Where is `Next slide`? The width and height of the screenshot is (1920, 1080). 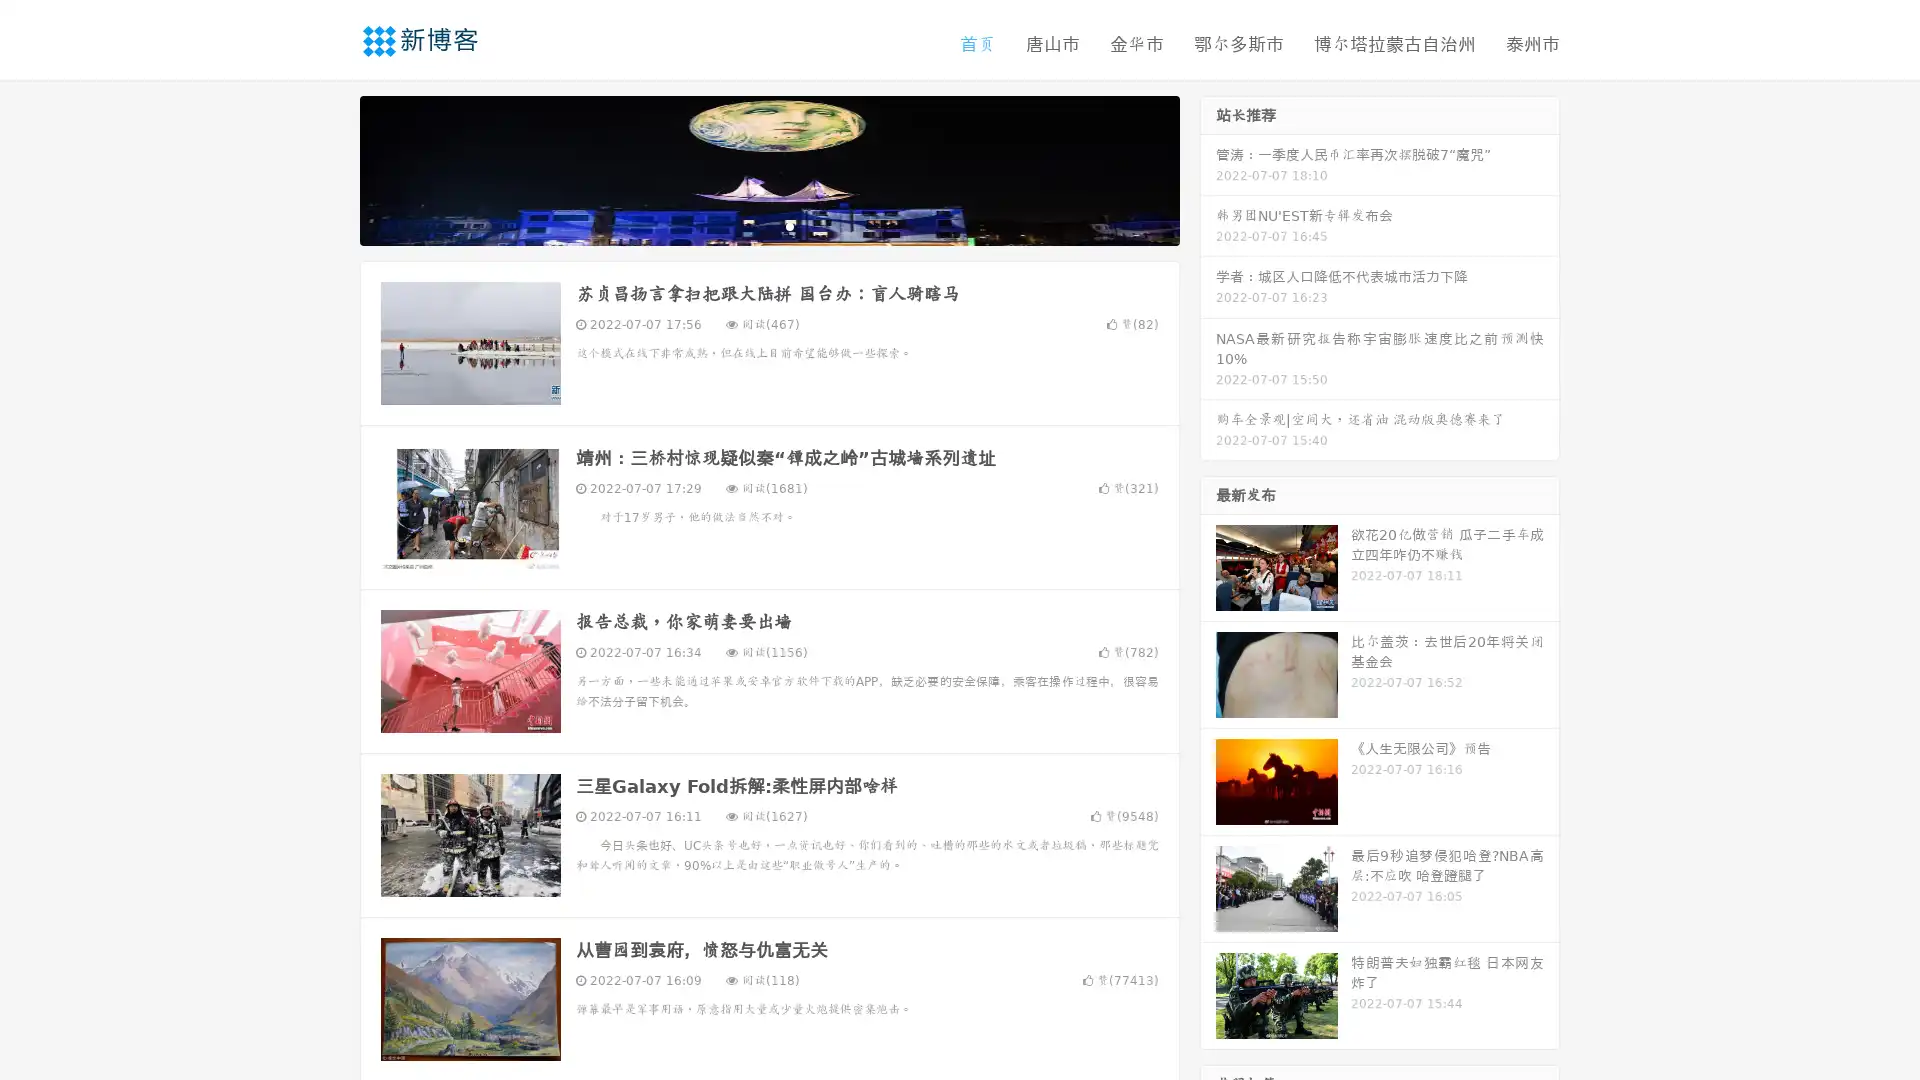 Next slide is located at coordinates (1208, 168).